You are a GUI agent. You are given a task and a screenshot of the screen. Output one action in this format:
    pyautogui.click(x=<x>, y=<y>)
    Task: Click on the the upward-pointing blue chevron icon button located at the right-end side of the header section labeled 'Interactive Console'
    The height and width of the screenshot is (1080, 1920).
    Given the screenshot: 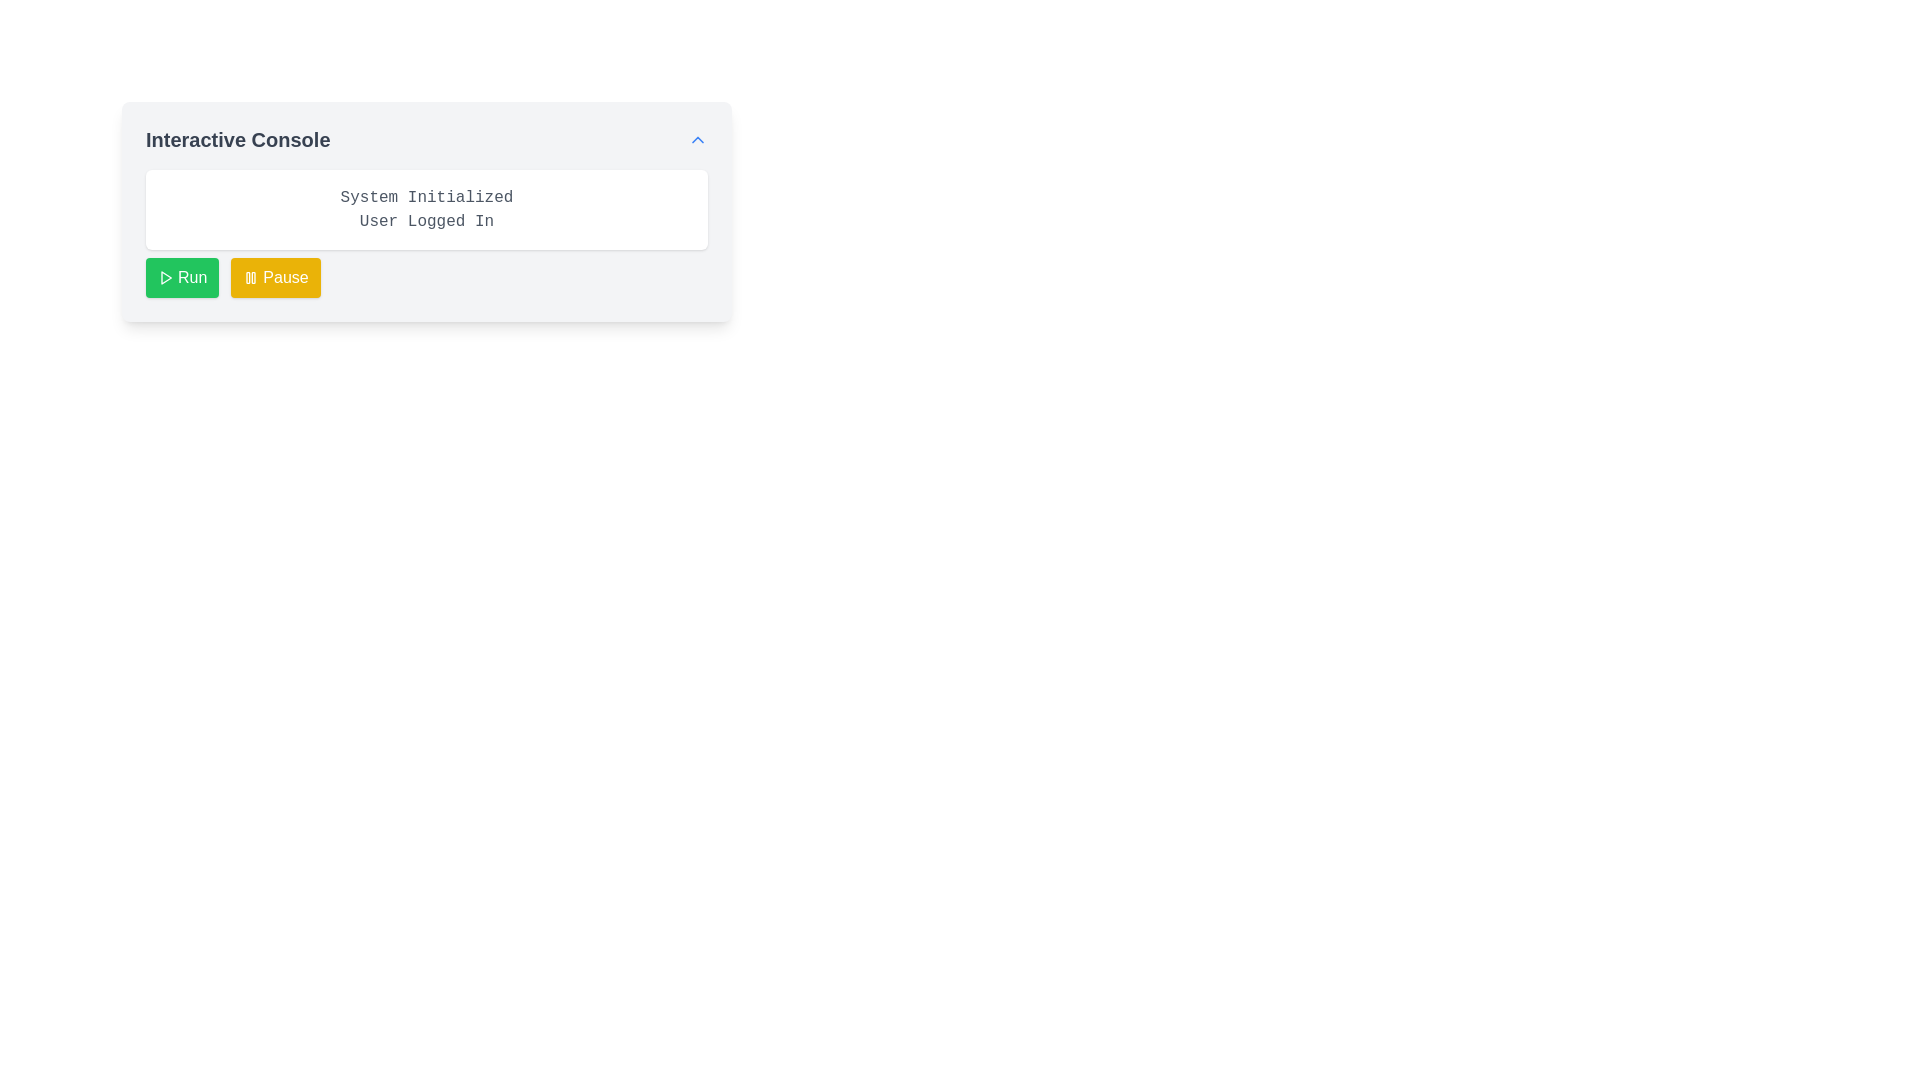 What is the action you would take?
    pyautogui.click(x=697, y=138)
    